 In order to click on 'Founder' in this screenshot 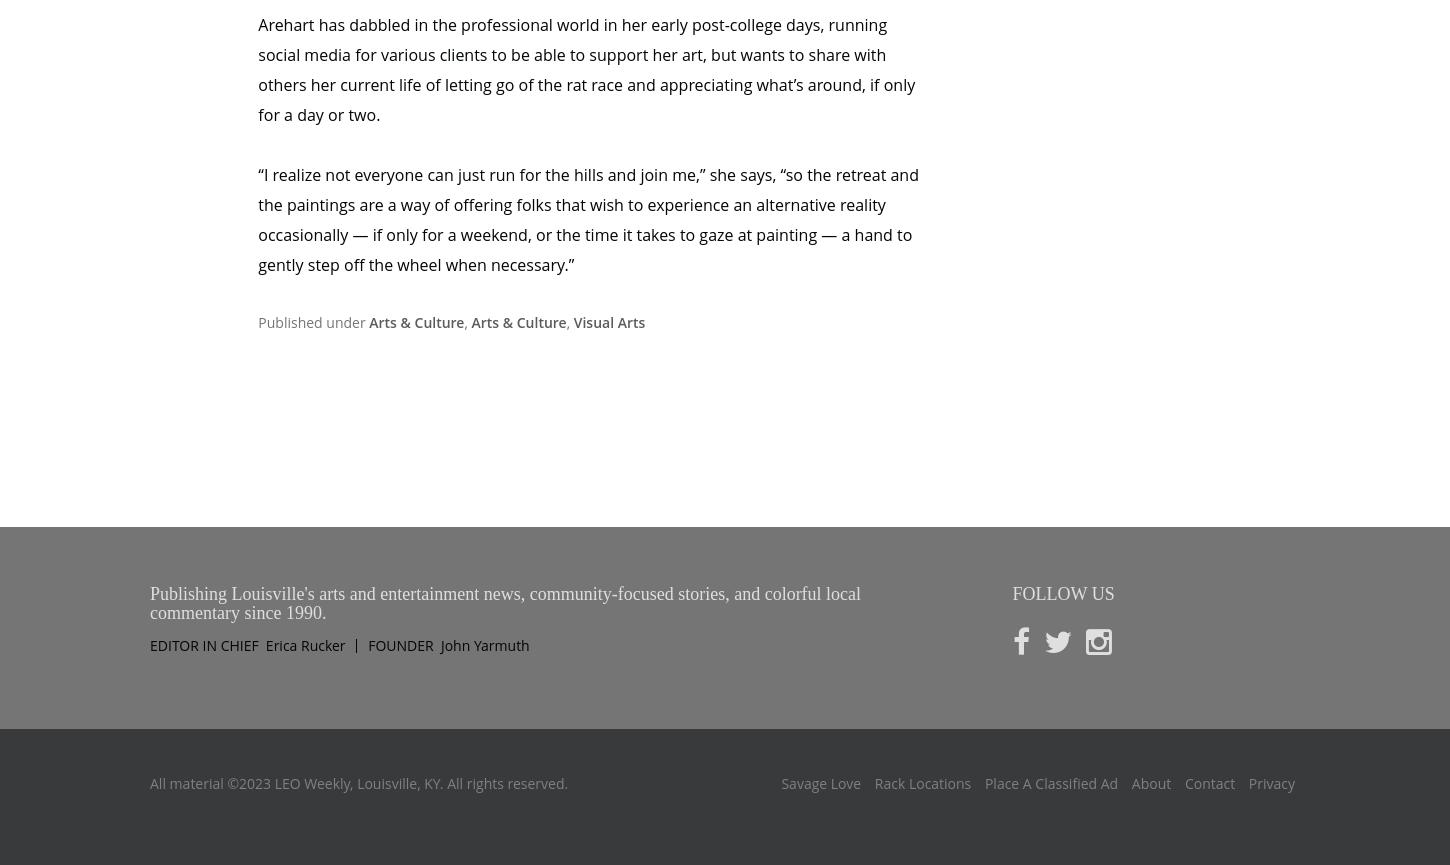, I will do `click(401, 560)`.